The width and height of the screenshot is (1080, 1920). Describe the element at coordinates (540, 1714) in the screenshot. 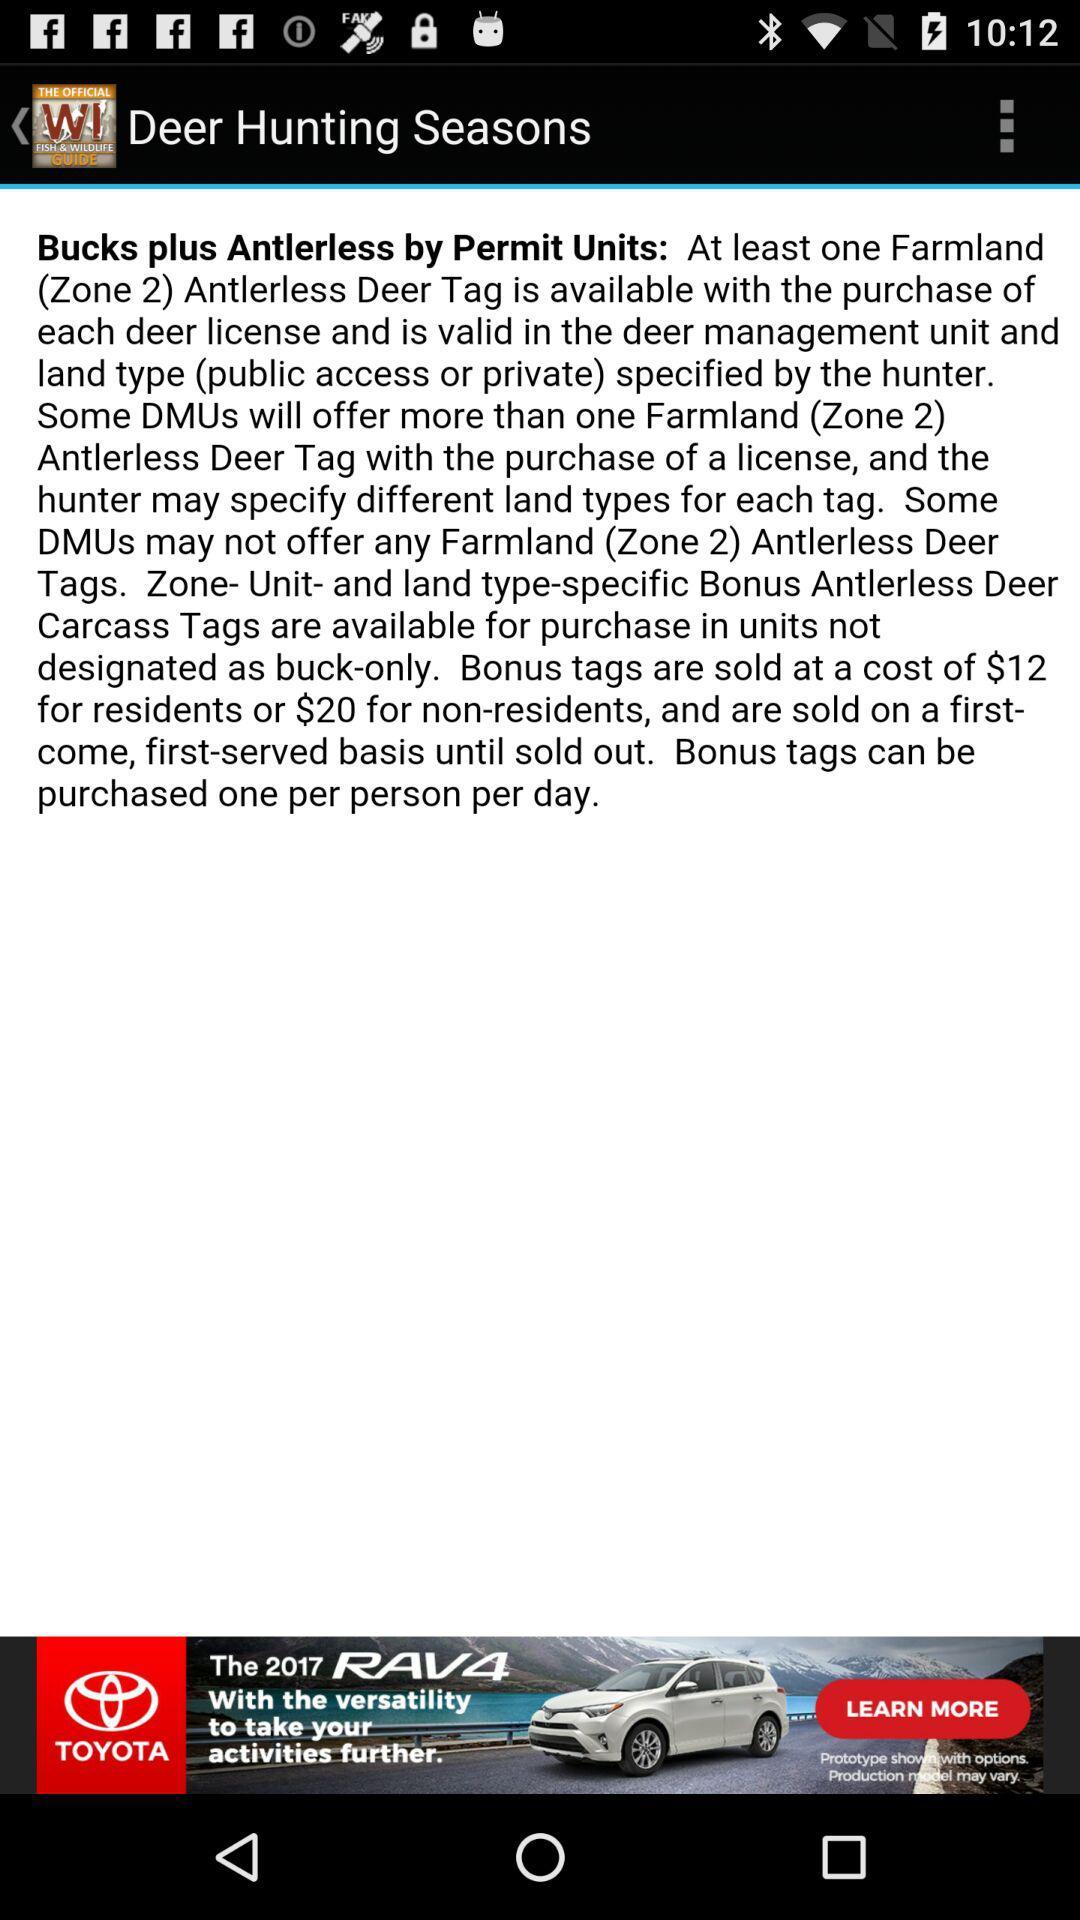

I see `advertisement` at that location.